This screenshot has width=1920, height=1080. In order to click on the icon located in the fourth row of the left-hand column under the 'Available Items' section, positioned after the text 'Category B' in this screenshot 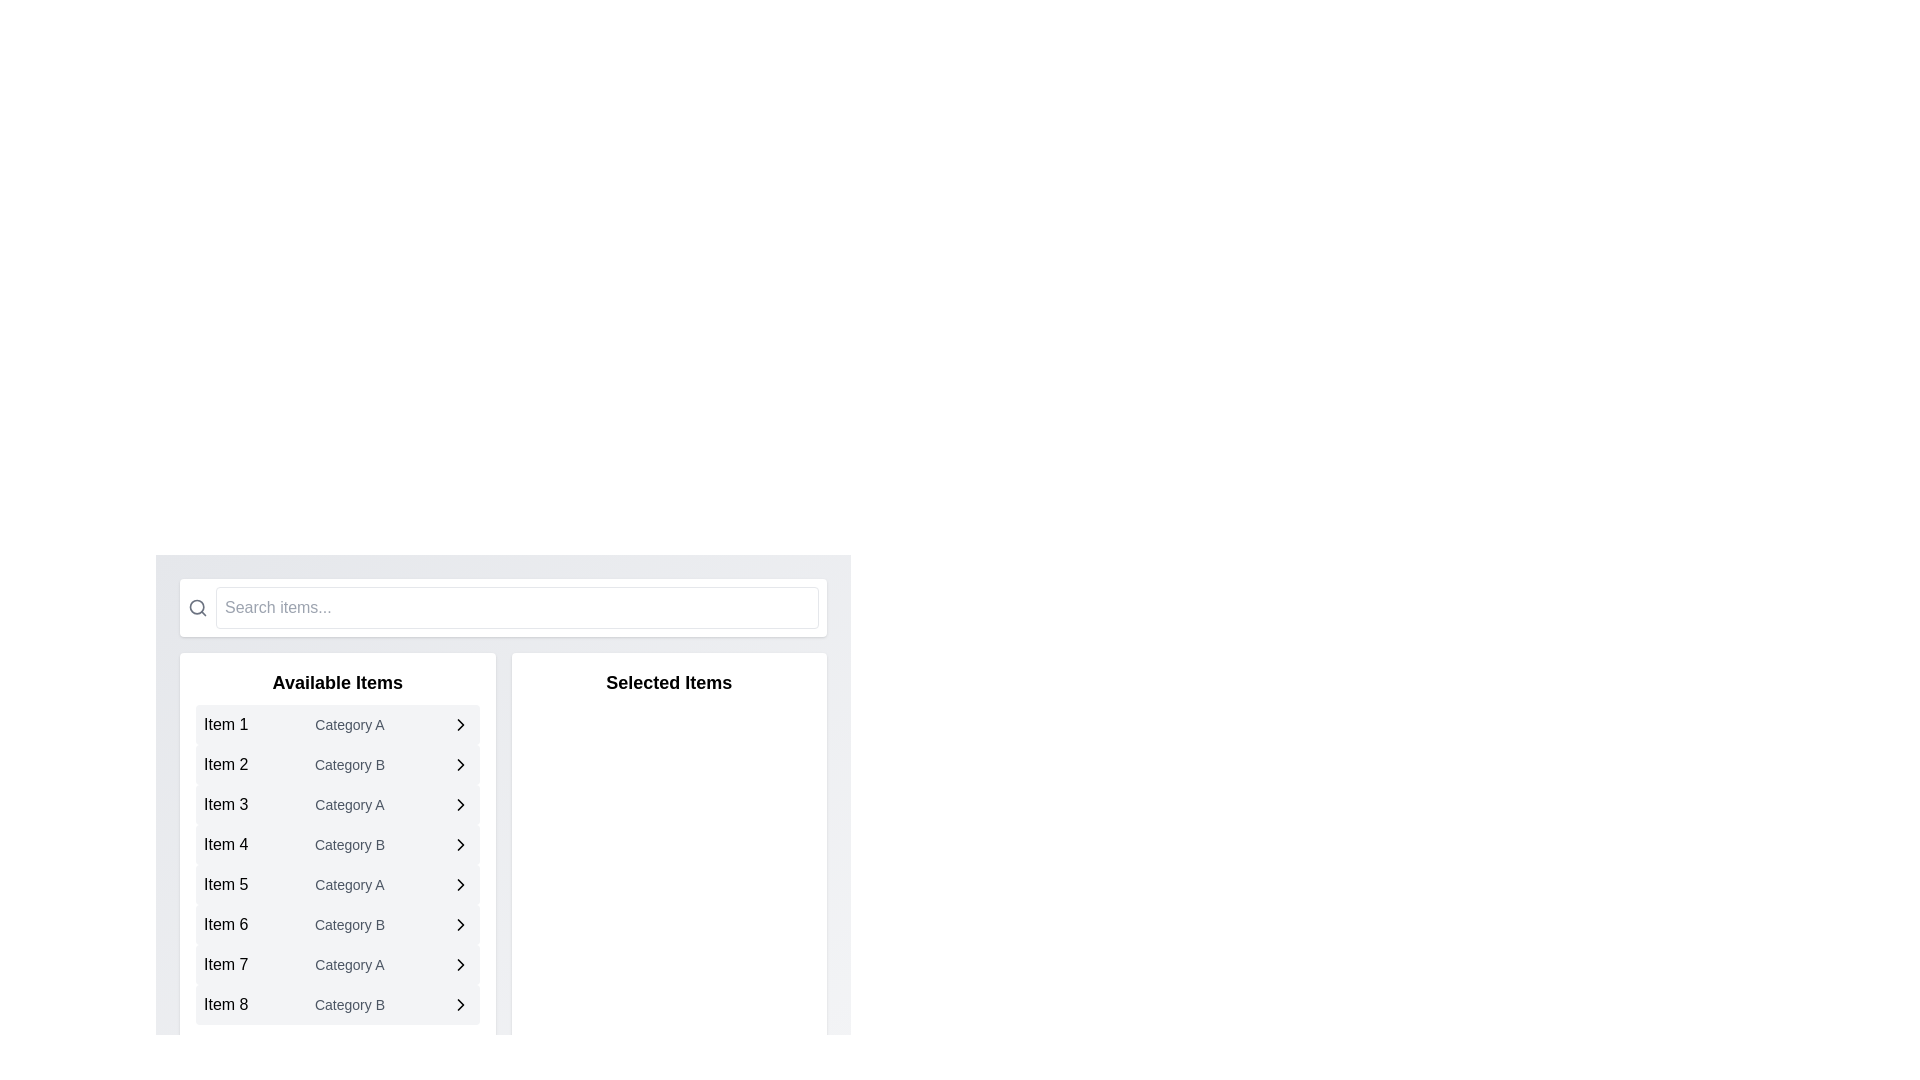, I will do `click(460, 844)`.